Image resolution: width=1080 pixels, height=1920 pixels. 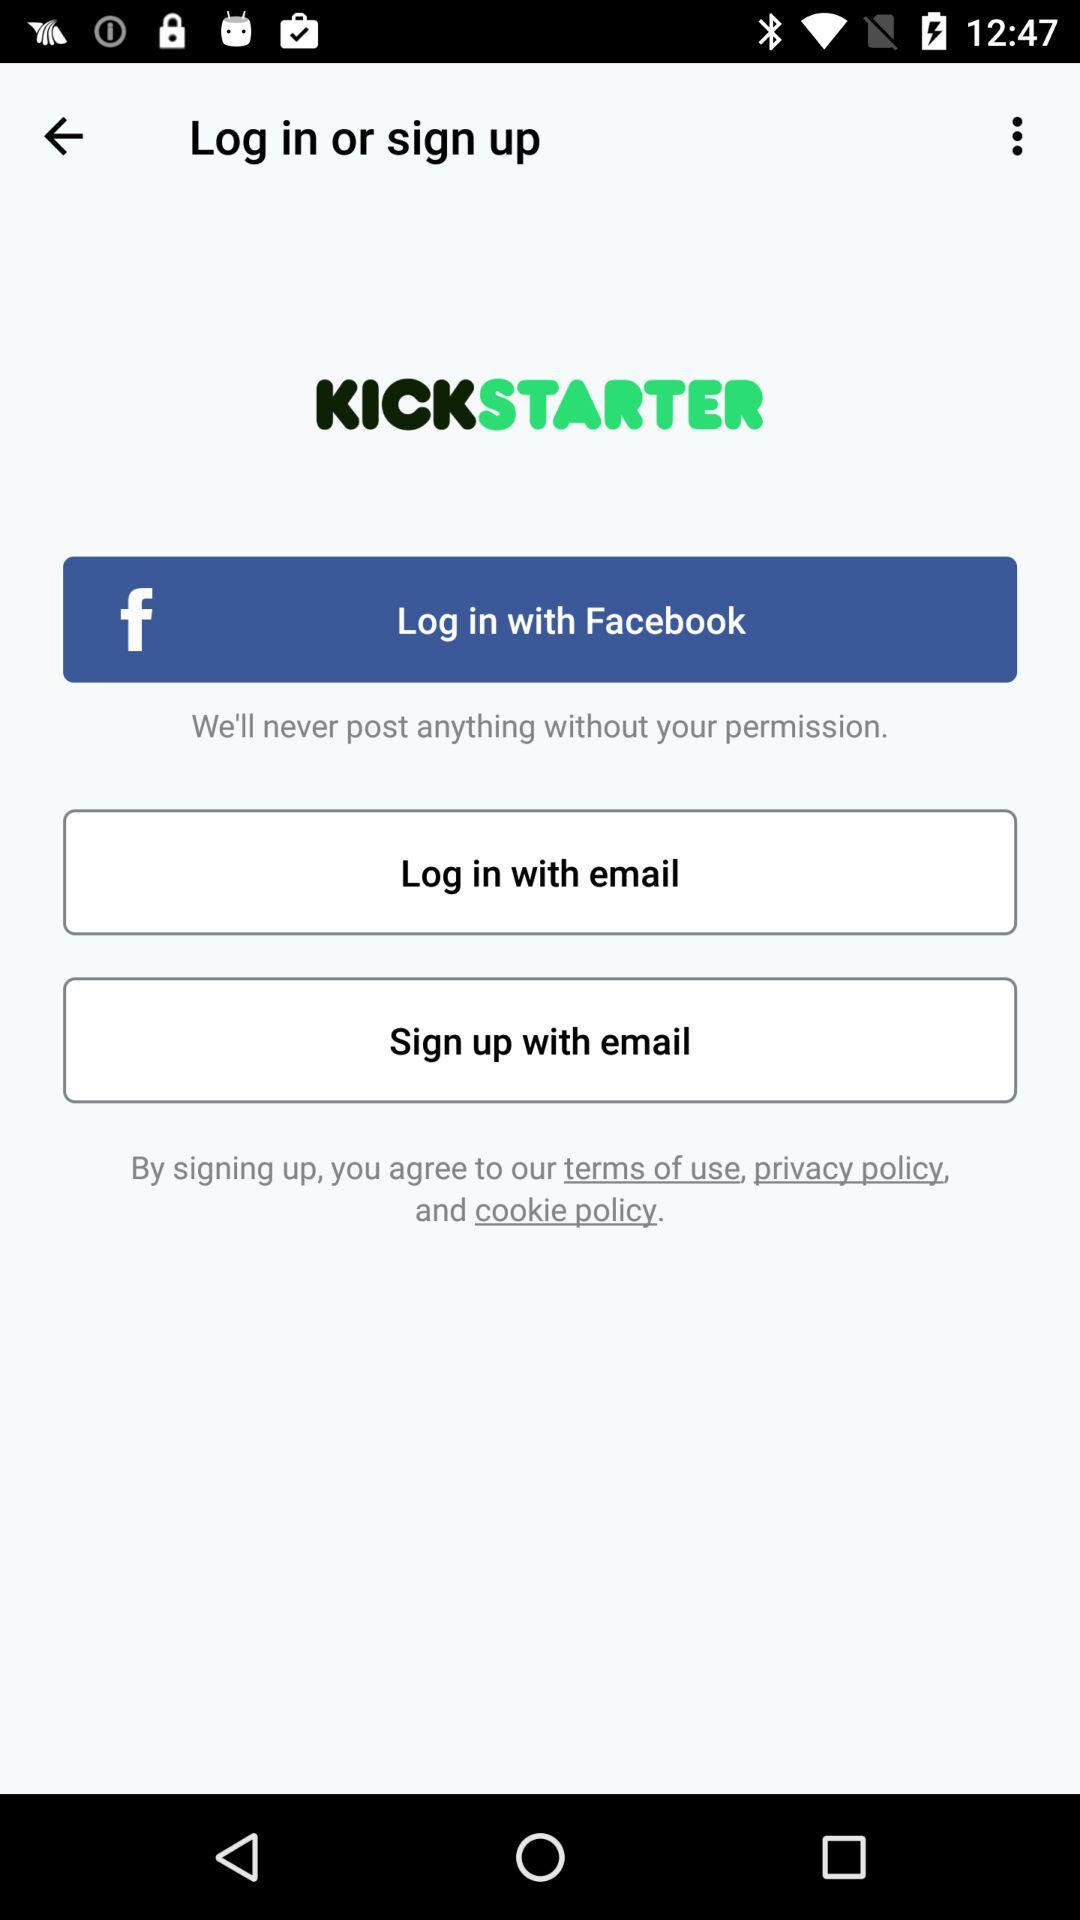 I want to click on item to the right of the log in or icon, so click(x=1017, y=135).